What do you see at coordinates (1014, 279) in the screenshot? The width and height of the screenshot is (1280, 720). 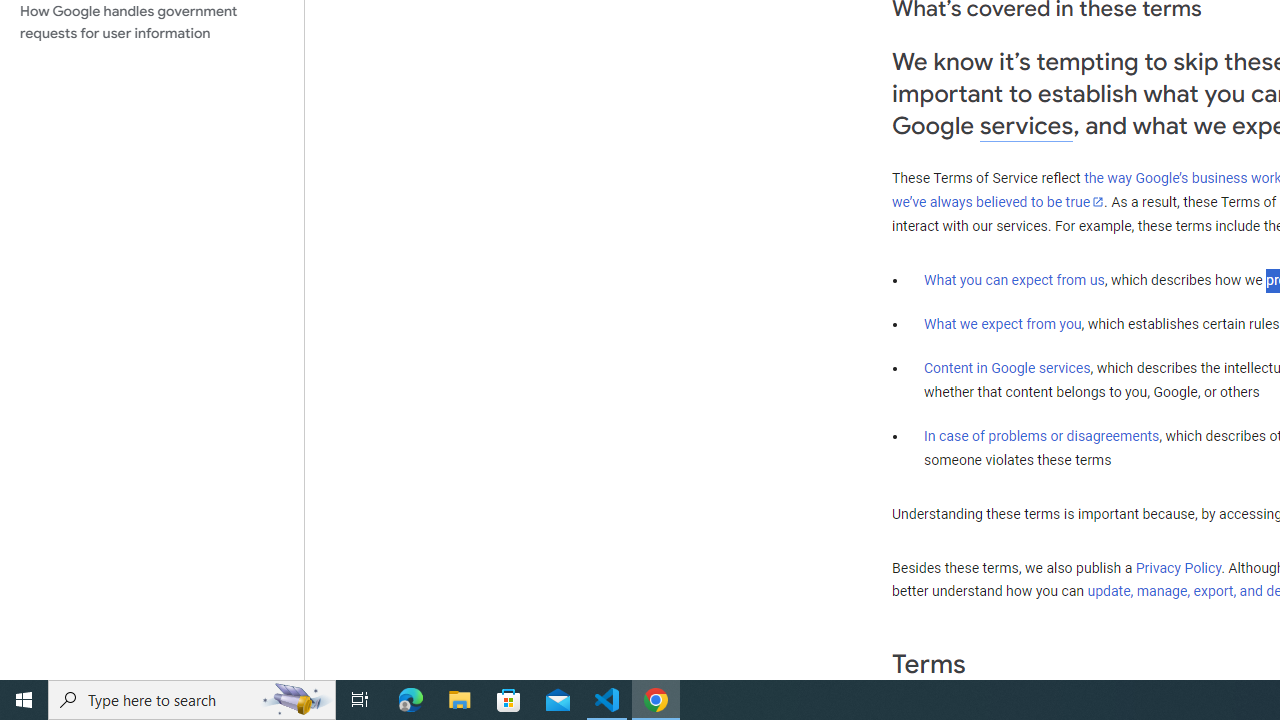 I see `'What you can expect from us'` at bounding box center [1014, 279].